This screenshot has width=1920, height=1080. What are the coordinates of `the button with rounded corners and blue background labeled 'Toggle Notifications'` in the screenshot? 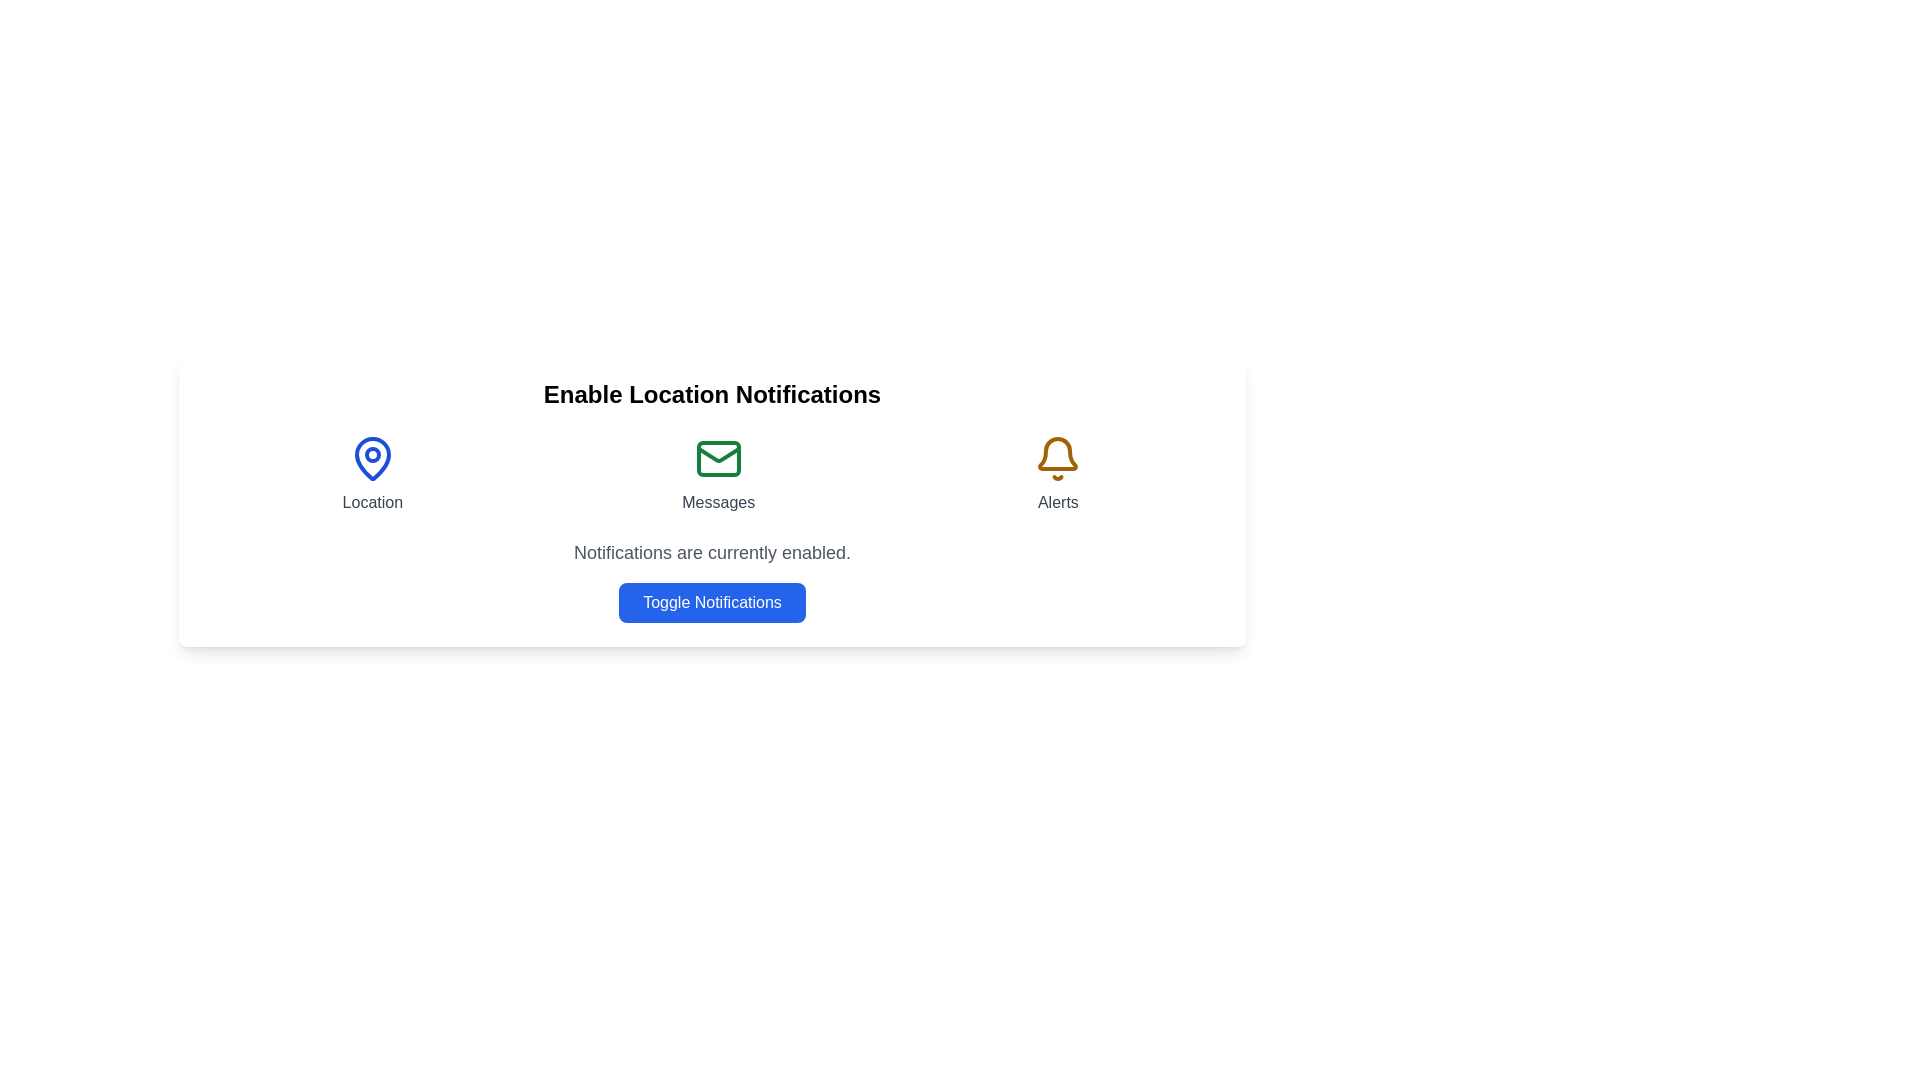 It's located at (712, 601).